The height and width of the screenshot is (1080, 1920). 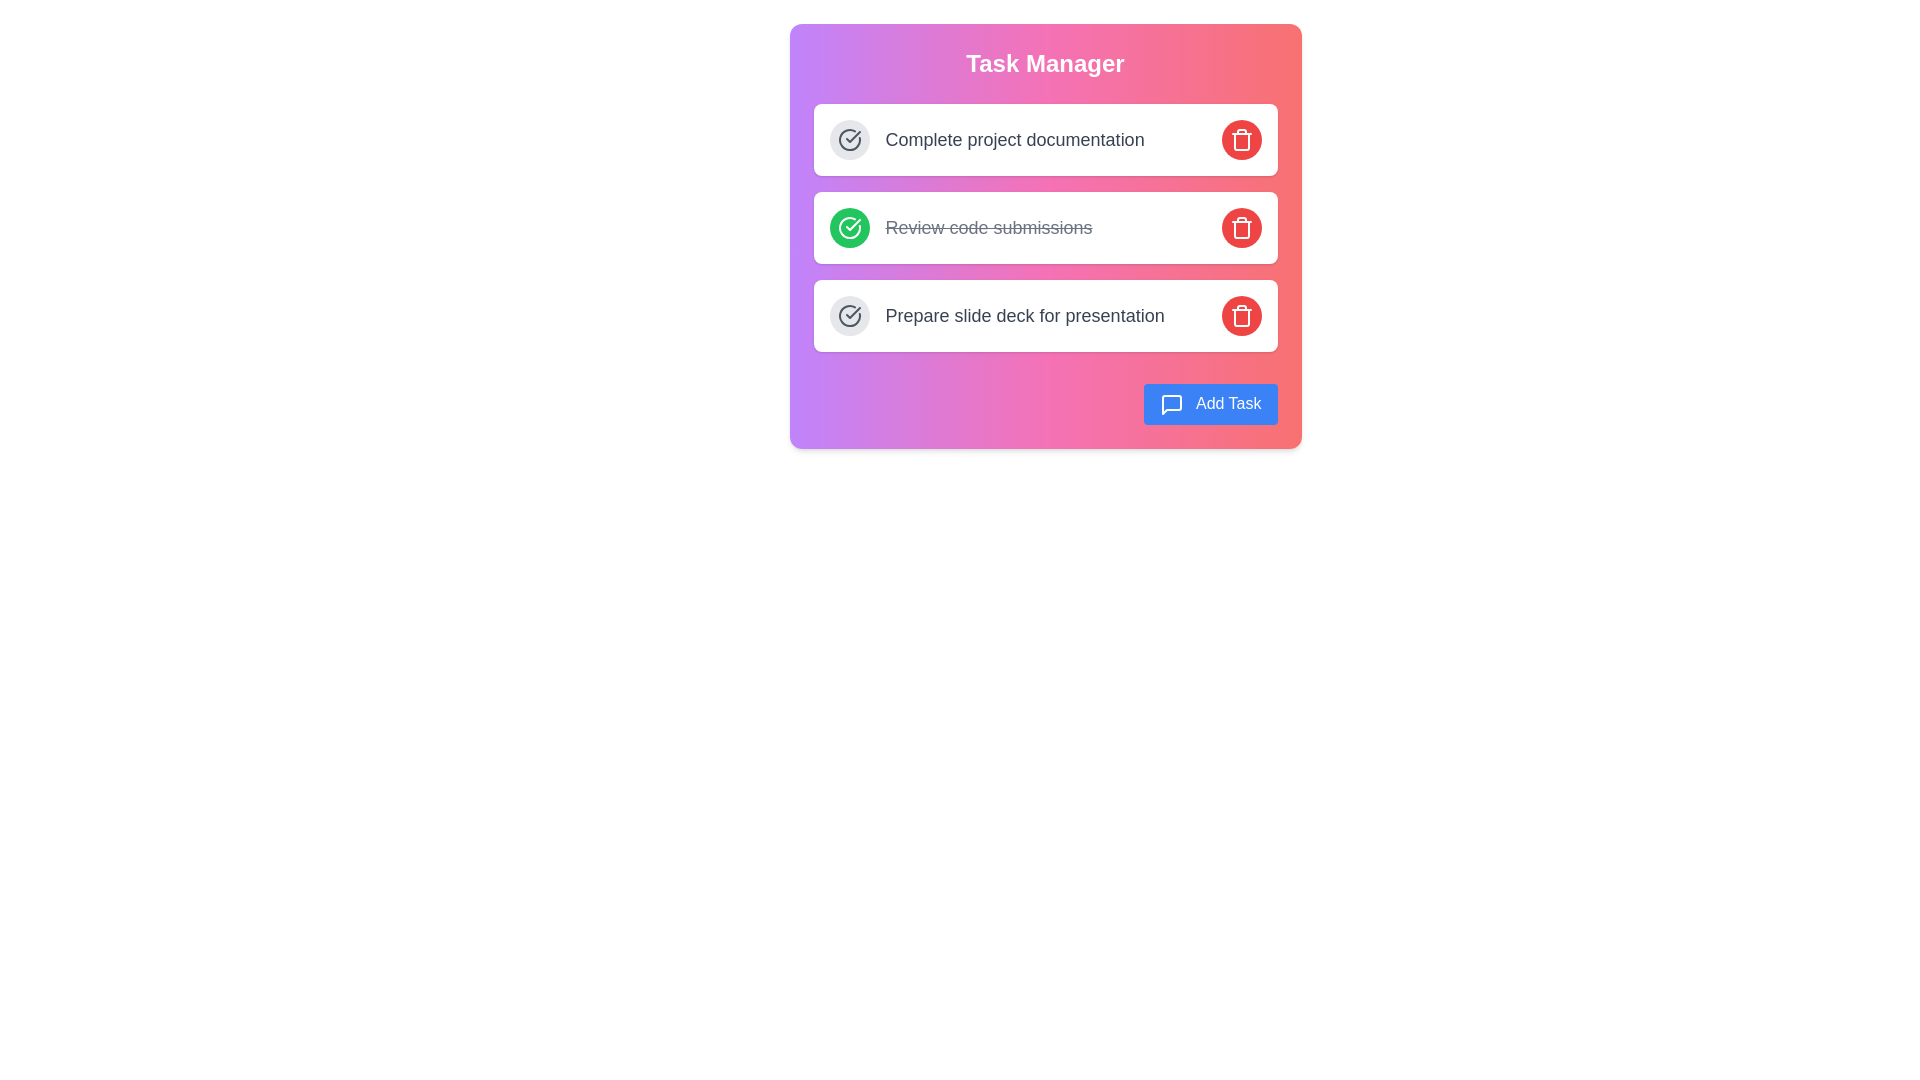 What do you see at coordinates (849, 138) in the screenshot?
I see `the completion status icon located in the top task row of the task manager interface, which is positioned to the left of the task titled 'Complete project documentation'` at bounding box center [849, 138].